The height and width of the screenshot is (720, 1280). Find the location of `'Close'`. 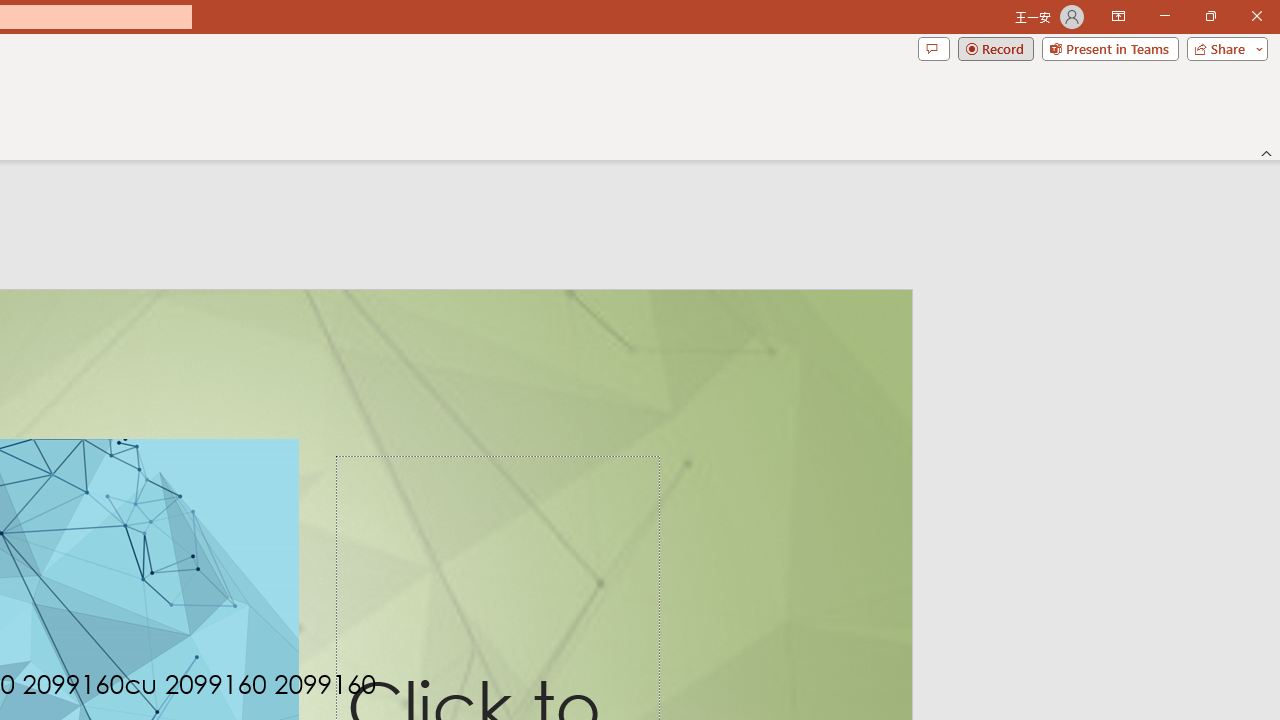

'Close' is located at coordinates (1255, 16).